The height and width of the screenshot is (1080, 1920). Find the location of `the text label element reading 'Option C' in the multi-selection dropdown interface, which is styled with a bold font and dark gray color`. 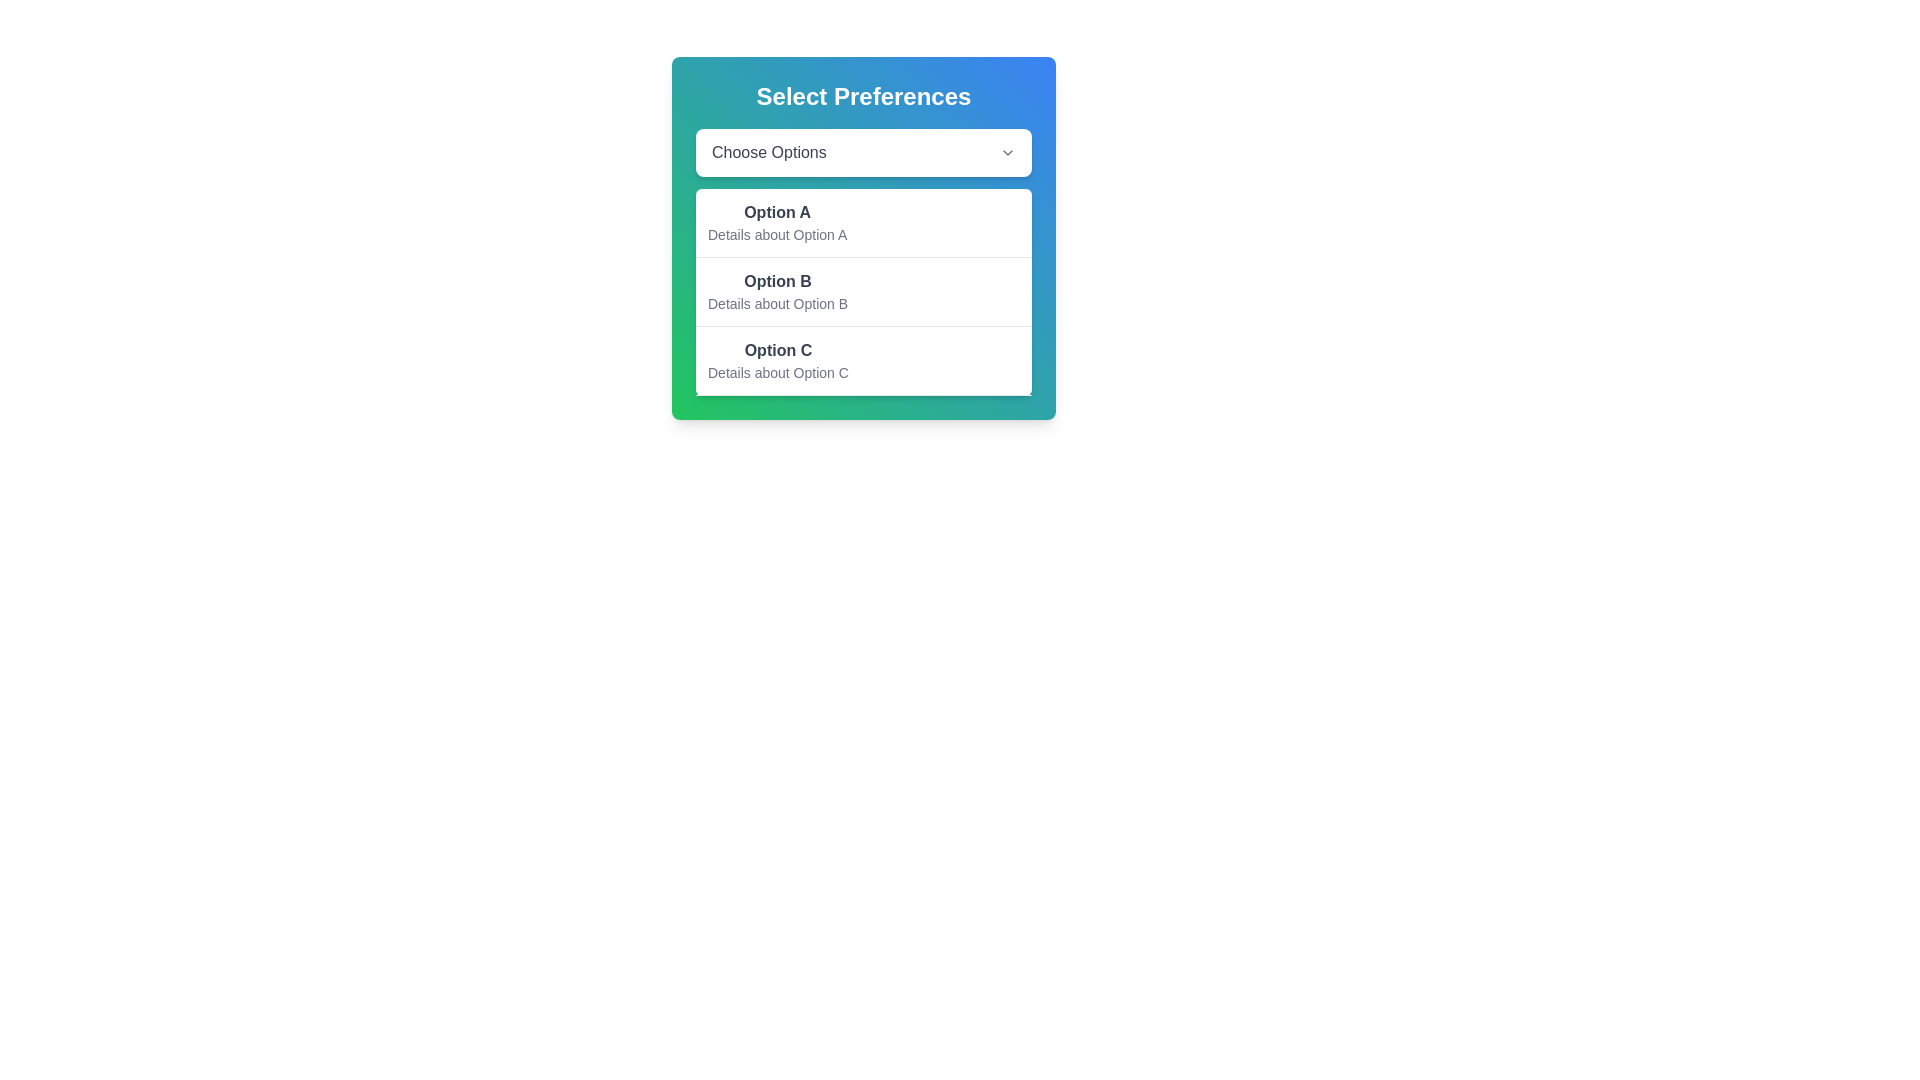

the text label element reading 'Option C' in the multi-selection dropdown interface, which is styled with a bold font and dark gray color is located at coordinates (777, 350).